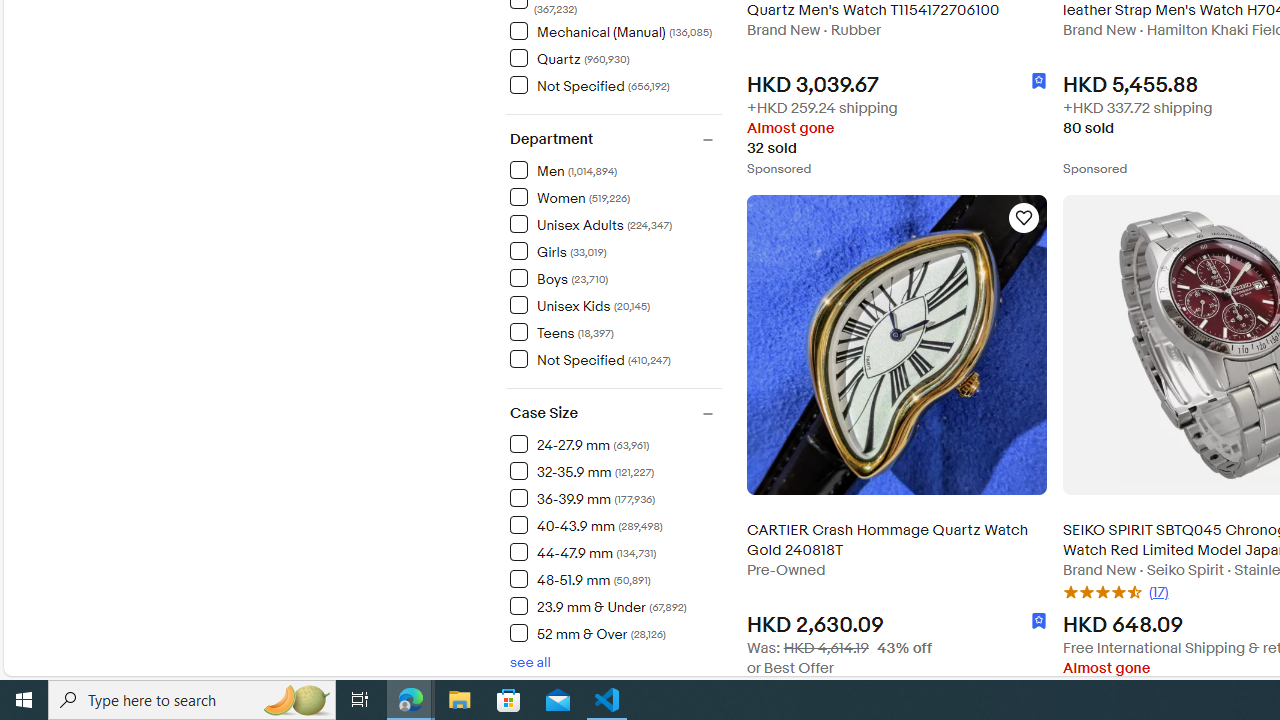  What do you see at coordinates (614, 523) in the screenshot?
I see `'40-43.9 mm(289,498) Items'` at bounding box center [614, 523].